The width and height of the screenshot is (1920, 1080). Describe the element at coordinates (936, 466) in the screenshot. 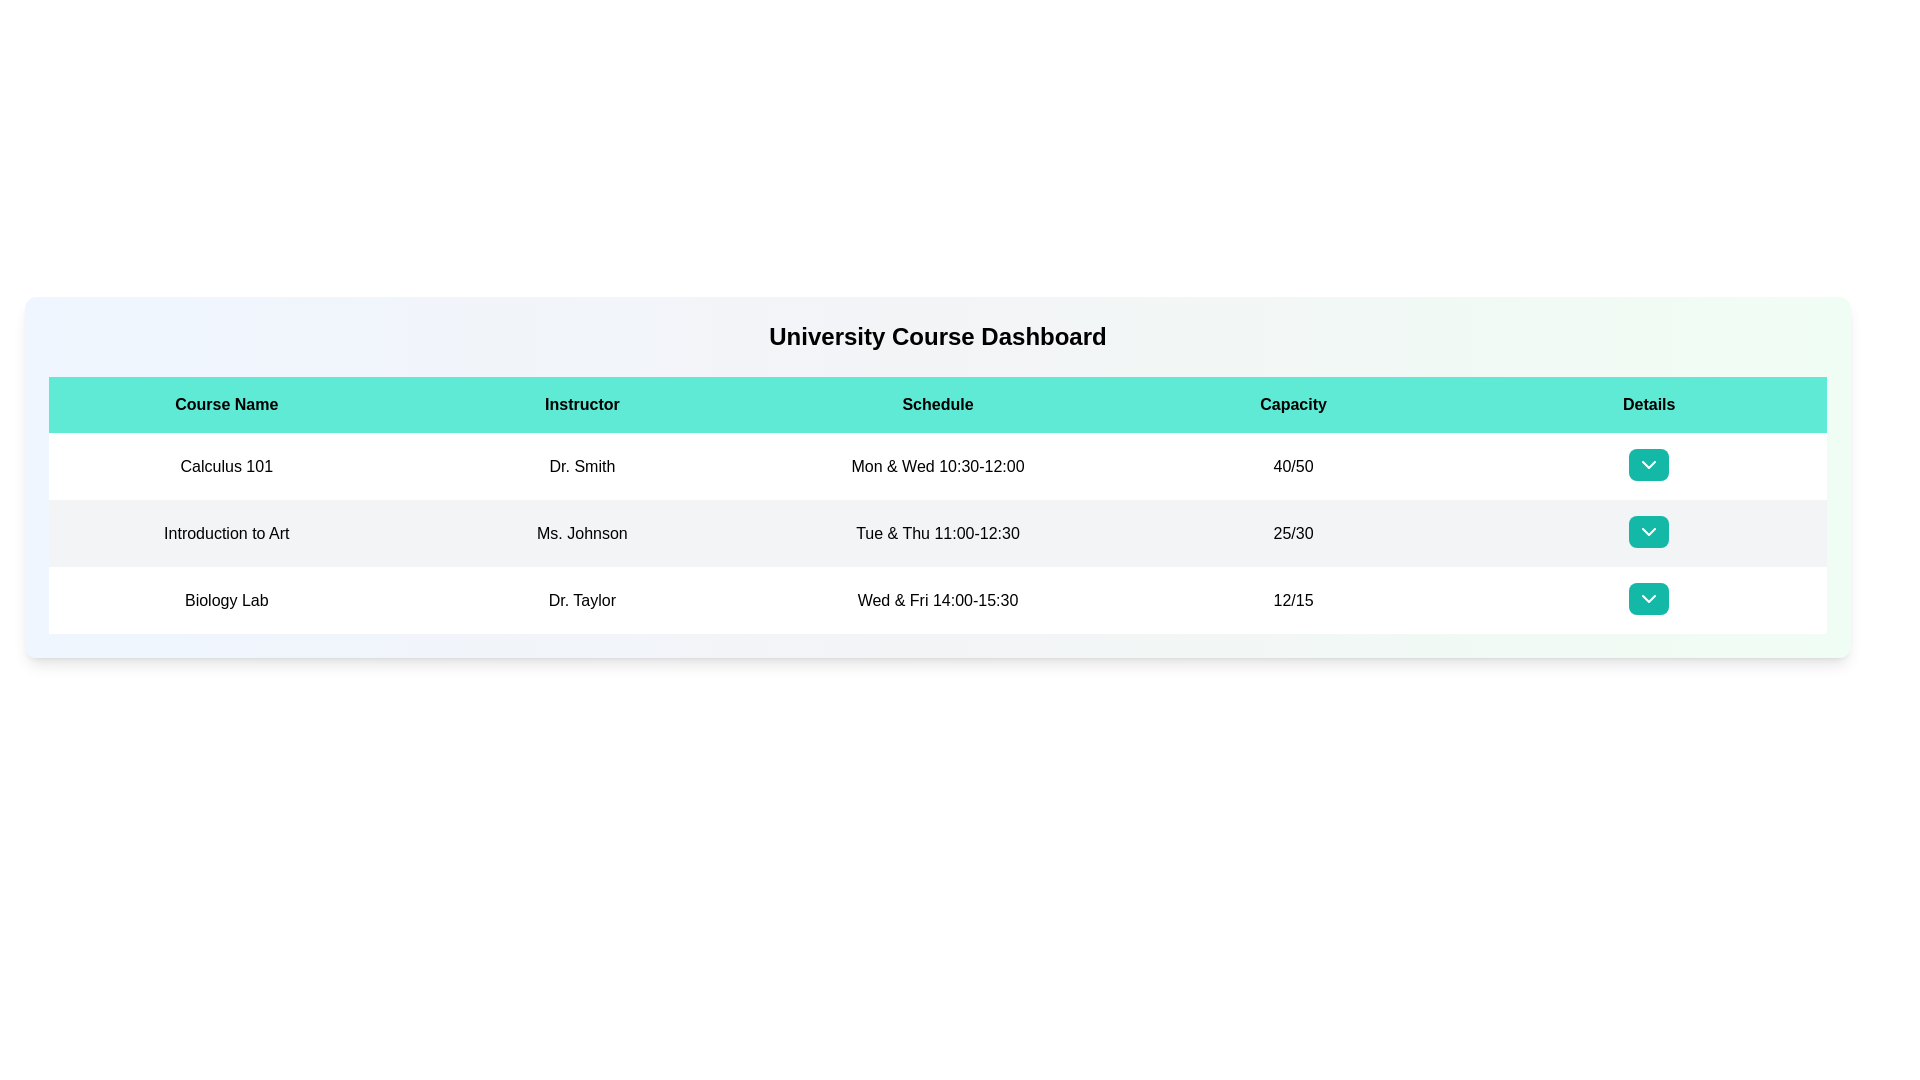

I see `the first row of the university courses table, which displays 'Calculus 101' and is styled with alternating background colors` at that location.